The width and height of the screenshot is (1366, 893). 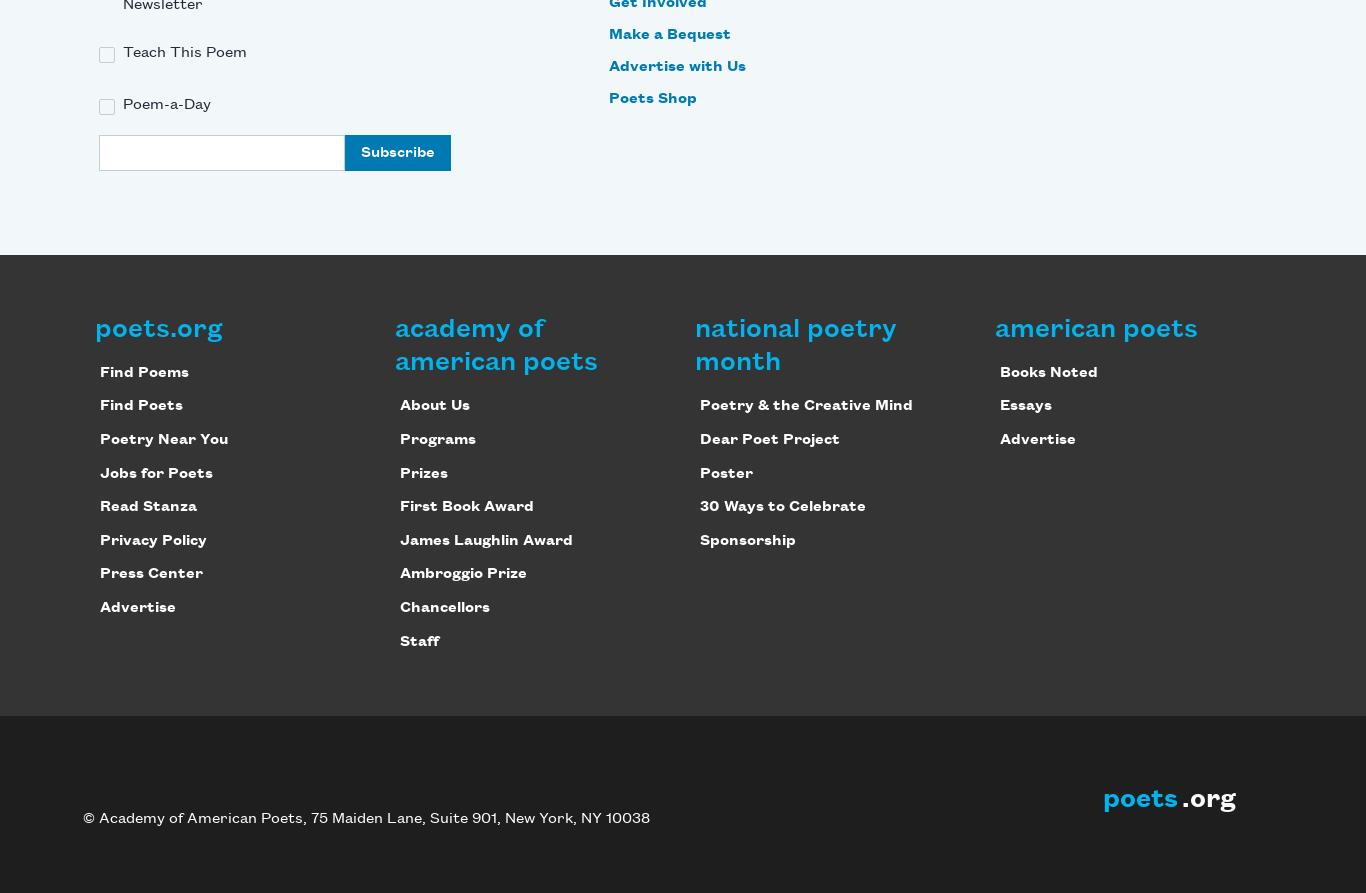 What do you see at coordinates (462, 573) in the screenshot?
I see `'Ambroggio Prize'` at bounding box center [462, 573].